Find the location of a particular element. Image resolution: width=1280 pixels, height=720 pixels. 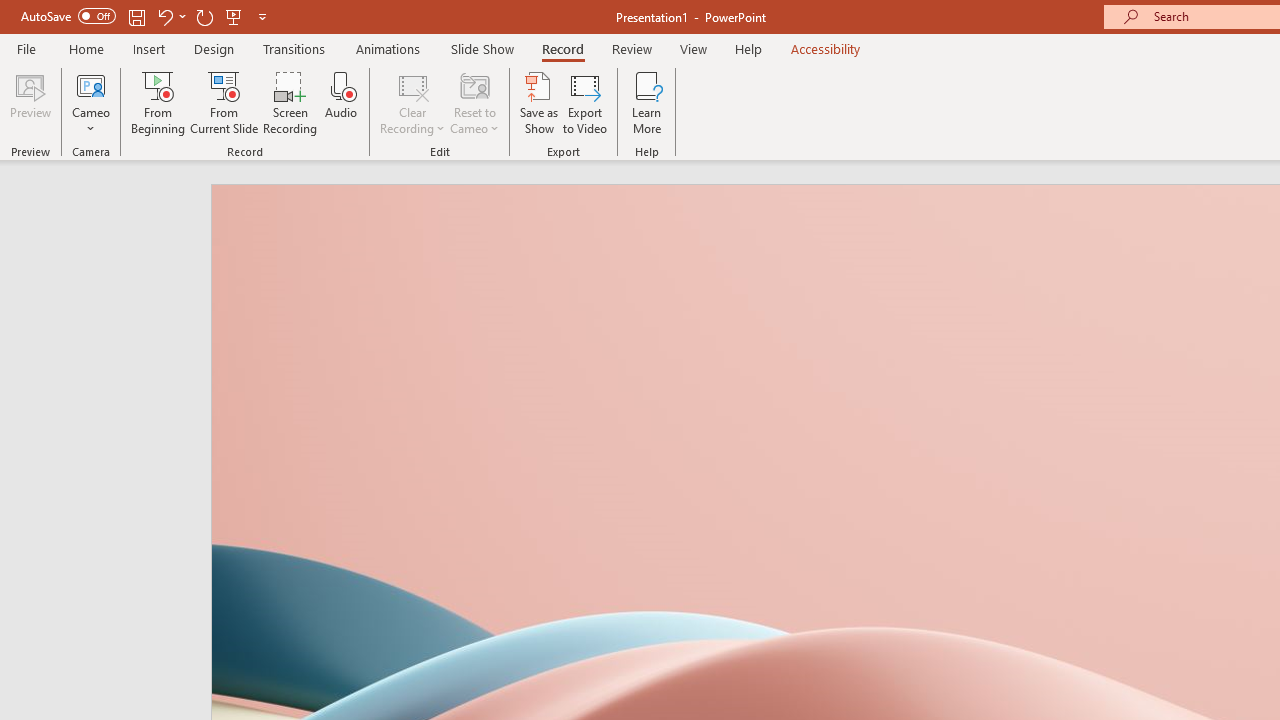

'Reset to Cameo' is located at coordinates (473, 103).